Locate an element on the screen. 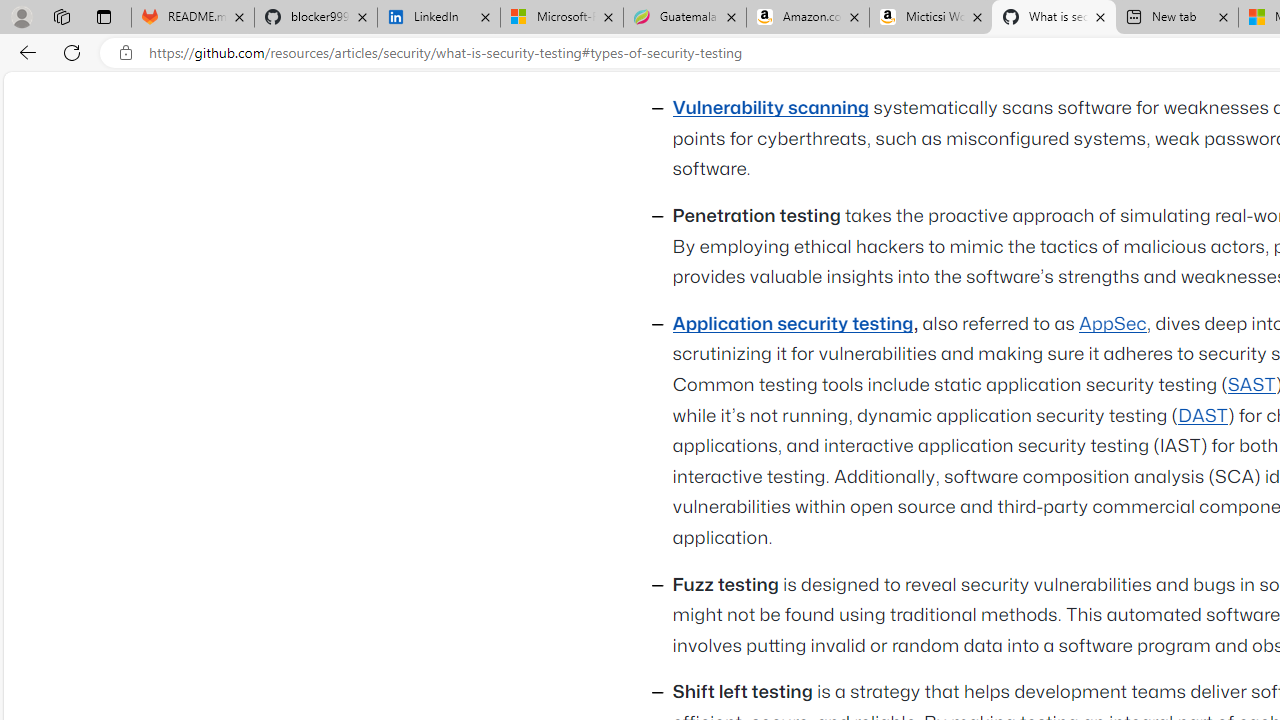 The image size is (1280, 720). 'SAST' is located at coordinates (1250, 384).